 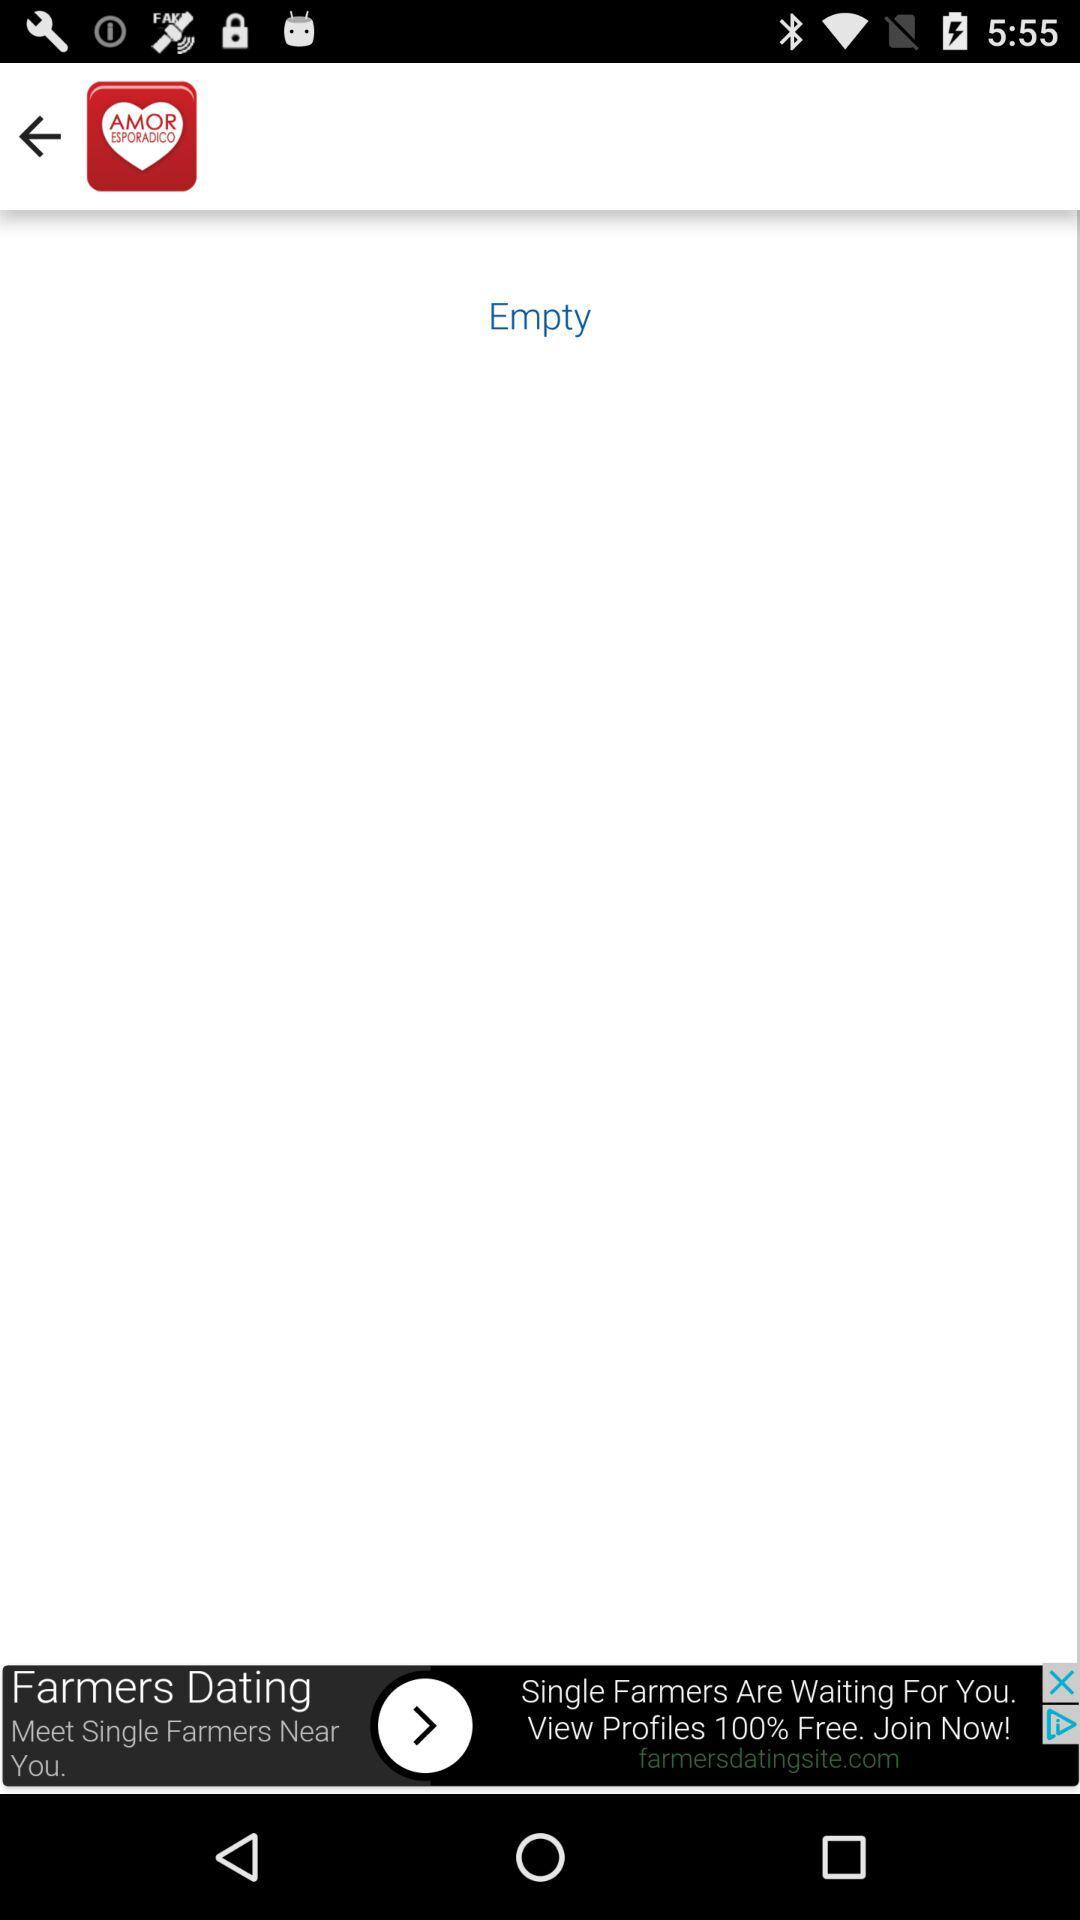 What do you see at coordinates (540, 1727) in the screenshot?
I see `advertisement` at bounding box center [540, 1727].